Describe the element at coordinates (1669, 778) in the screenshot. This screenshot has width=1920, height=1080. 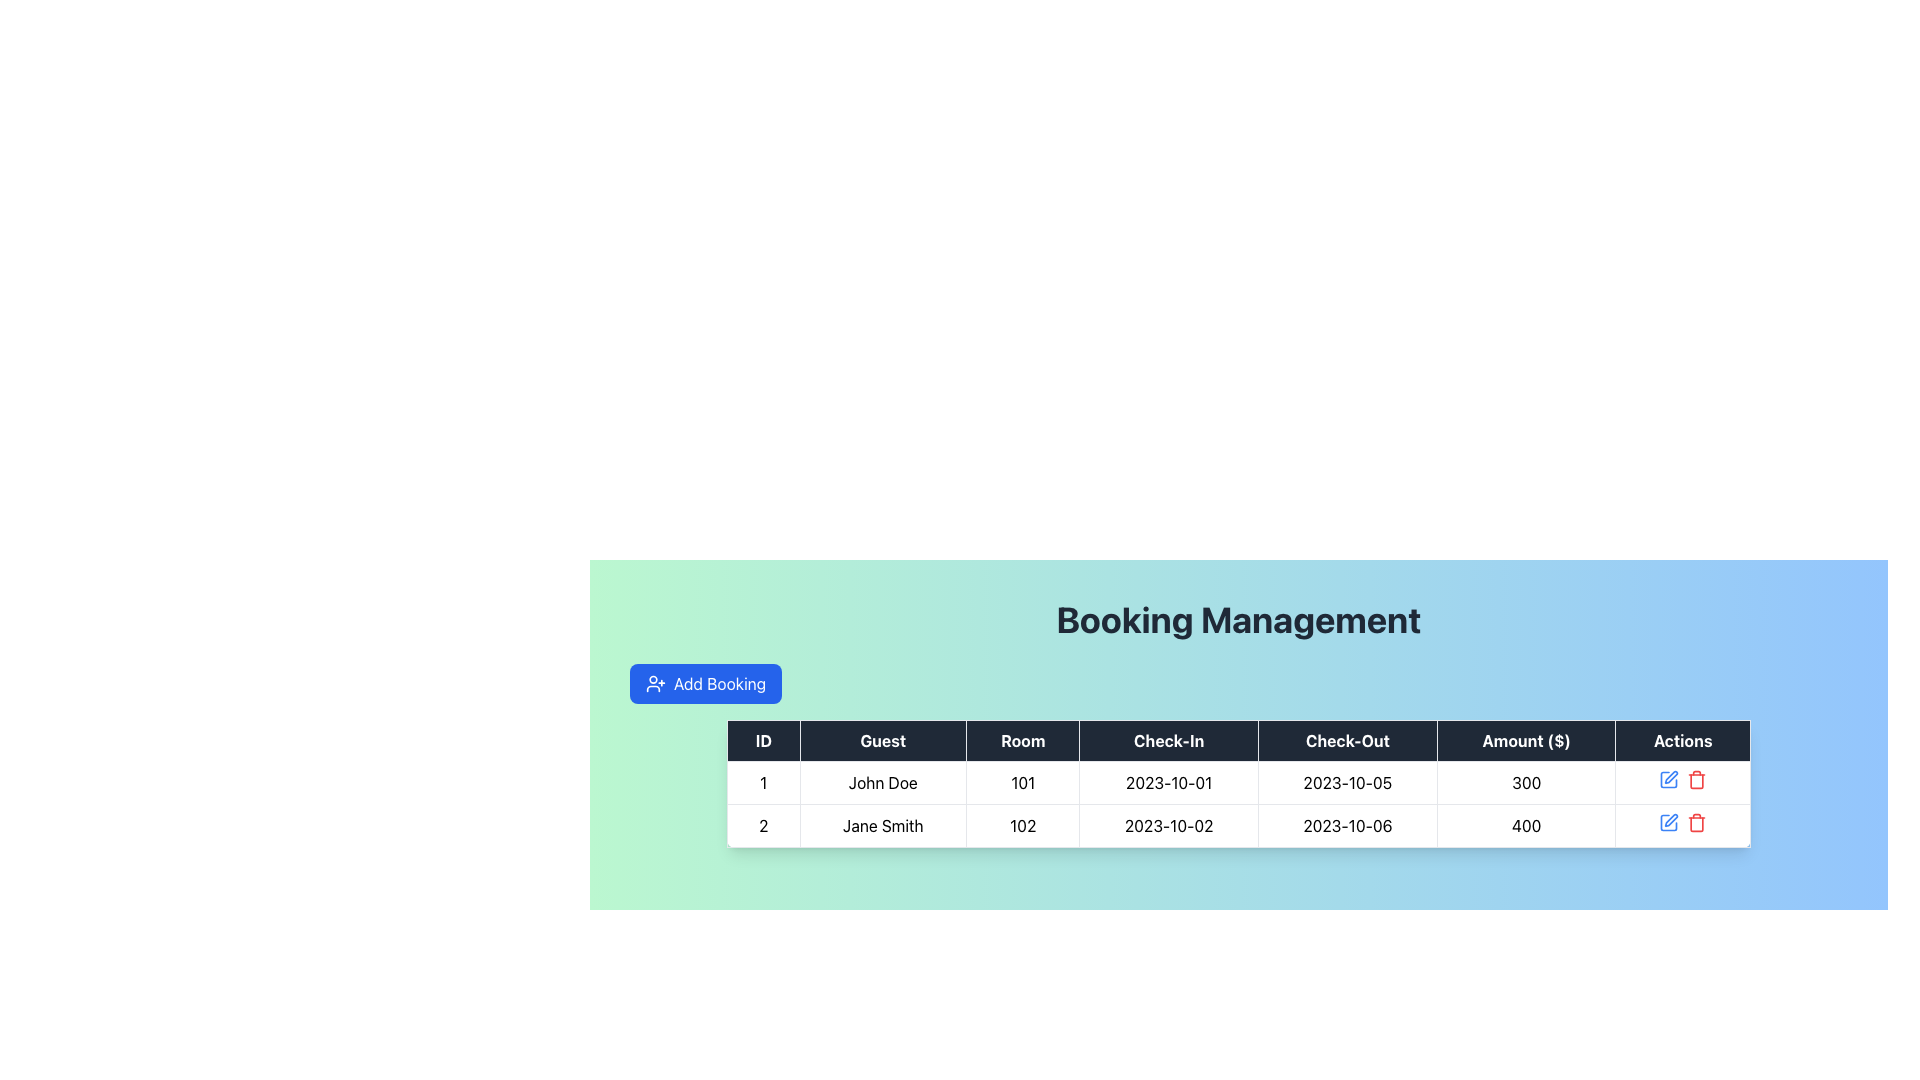
I see `the first graphical component of the 'Actions' column in the second row of the table, which visually represents an editing function` at that location.